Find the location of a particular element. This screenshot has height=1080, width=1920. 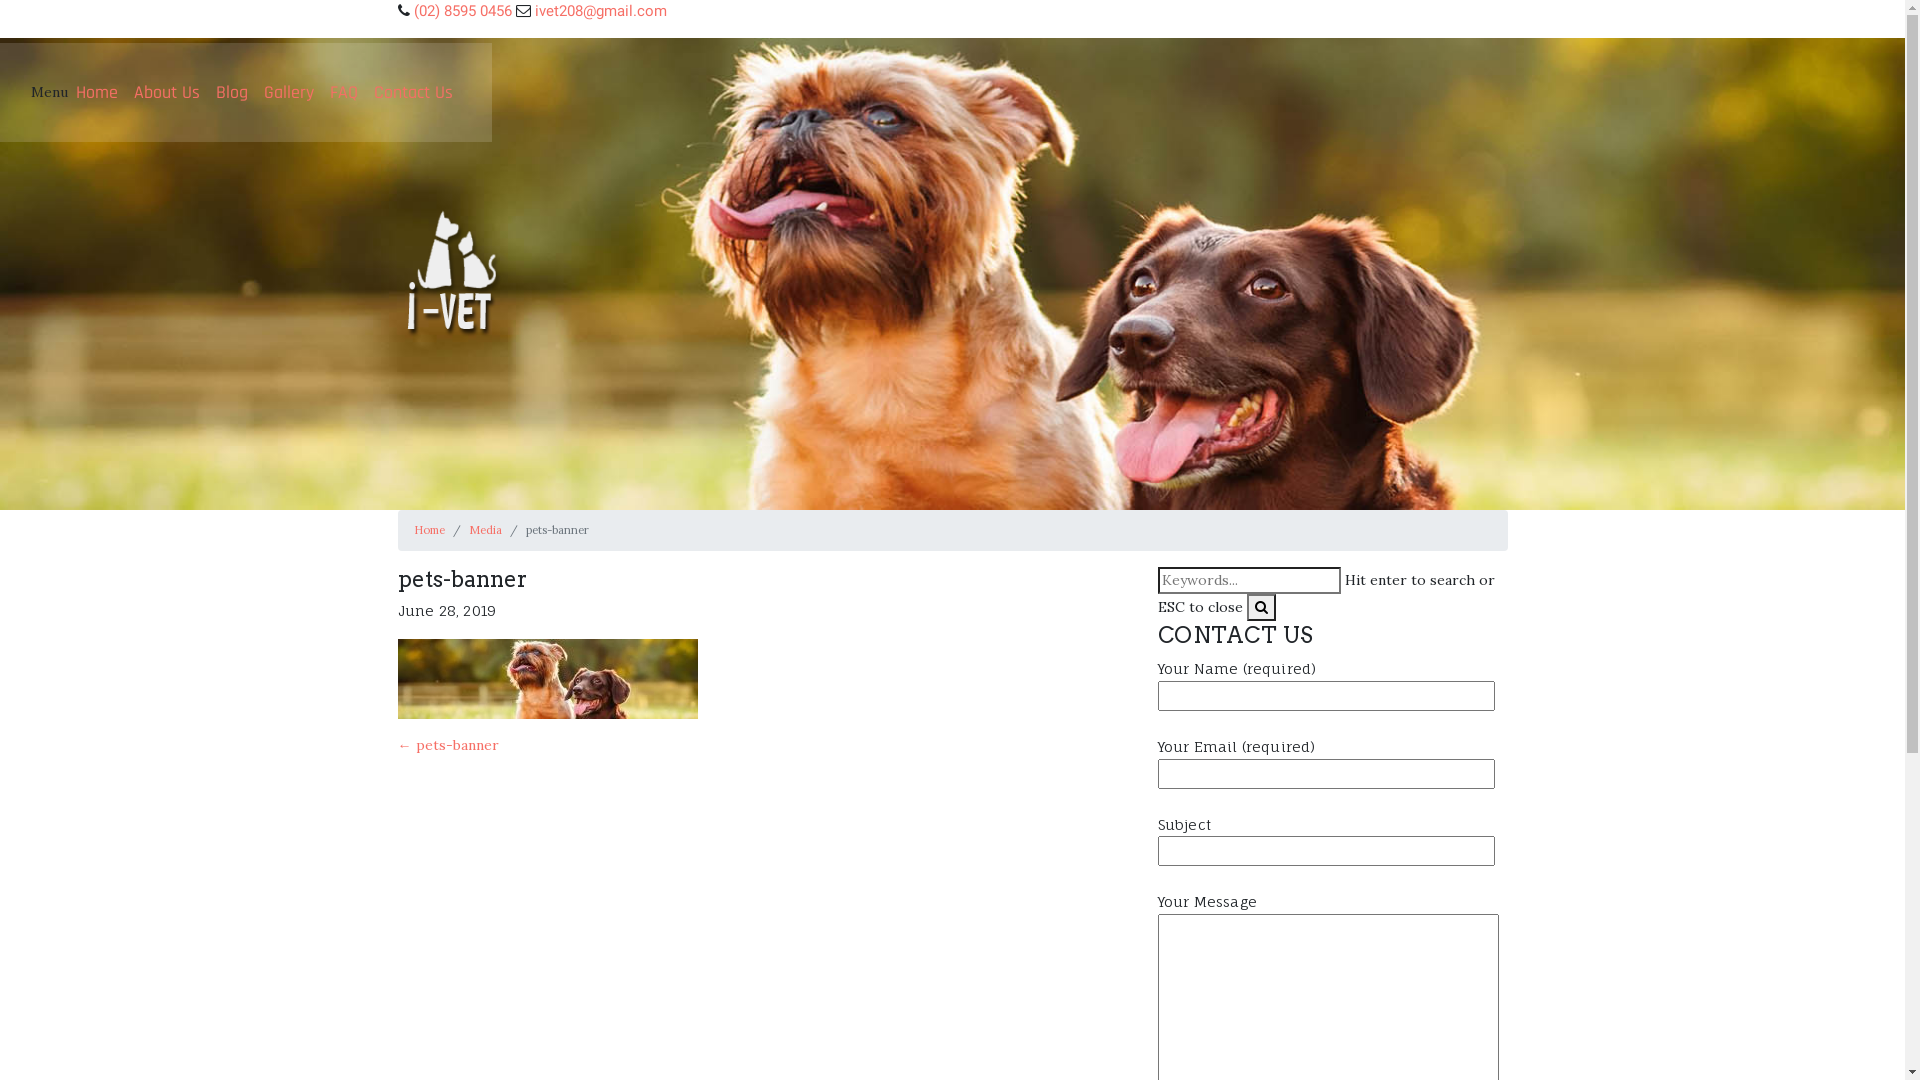

'Contact Us' is located at coordinates (412, 92).